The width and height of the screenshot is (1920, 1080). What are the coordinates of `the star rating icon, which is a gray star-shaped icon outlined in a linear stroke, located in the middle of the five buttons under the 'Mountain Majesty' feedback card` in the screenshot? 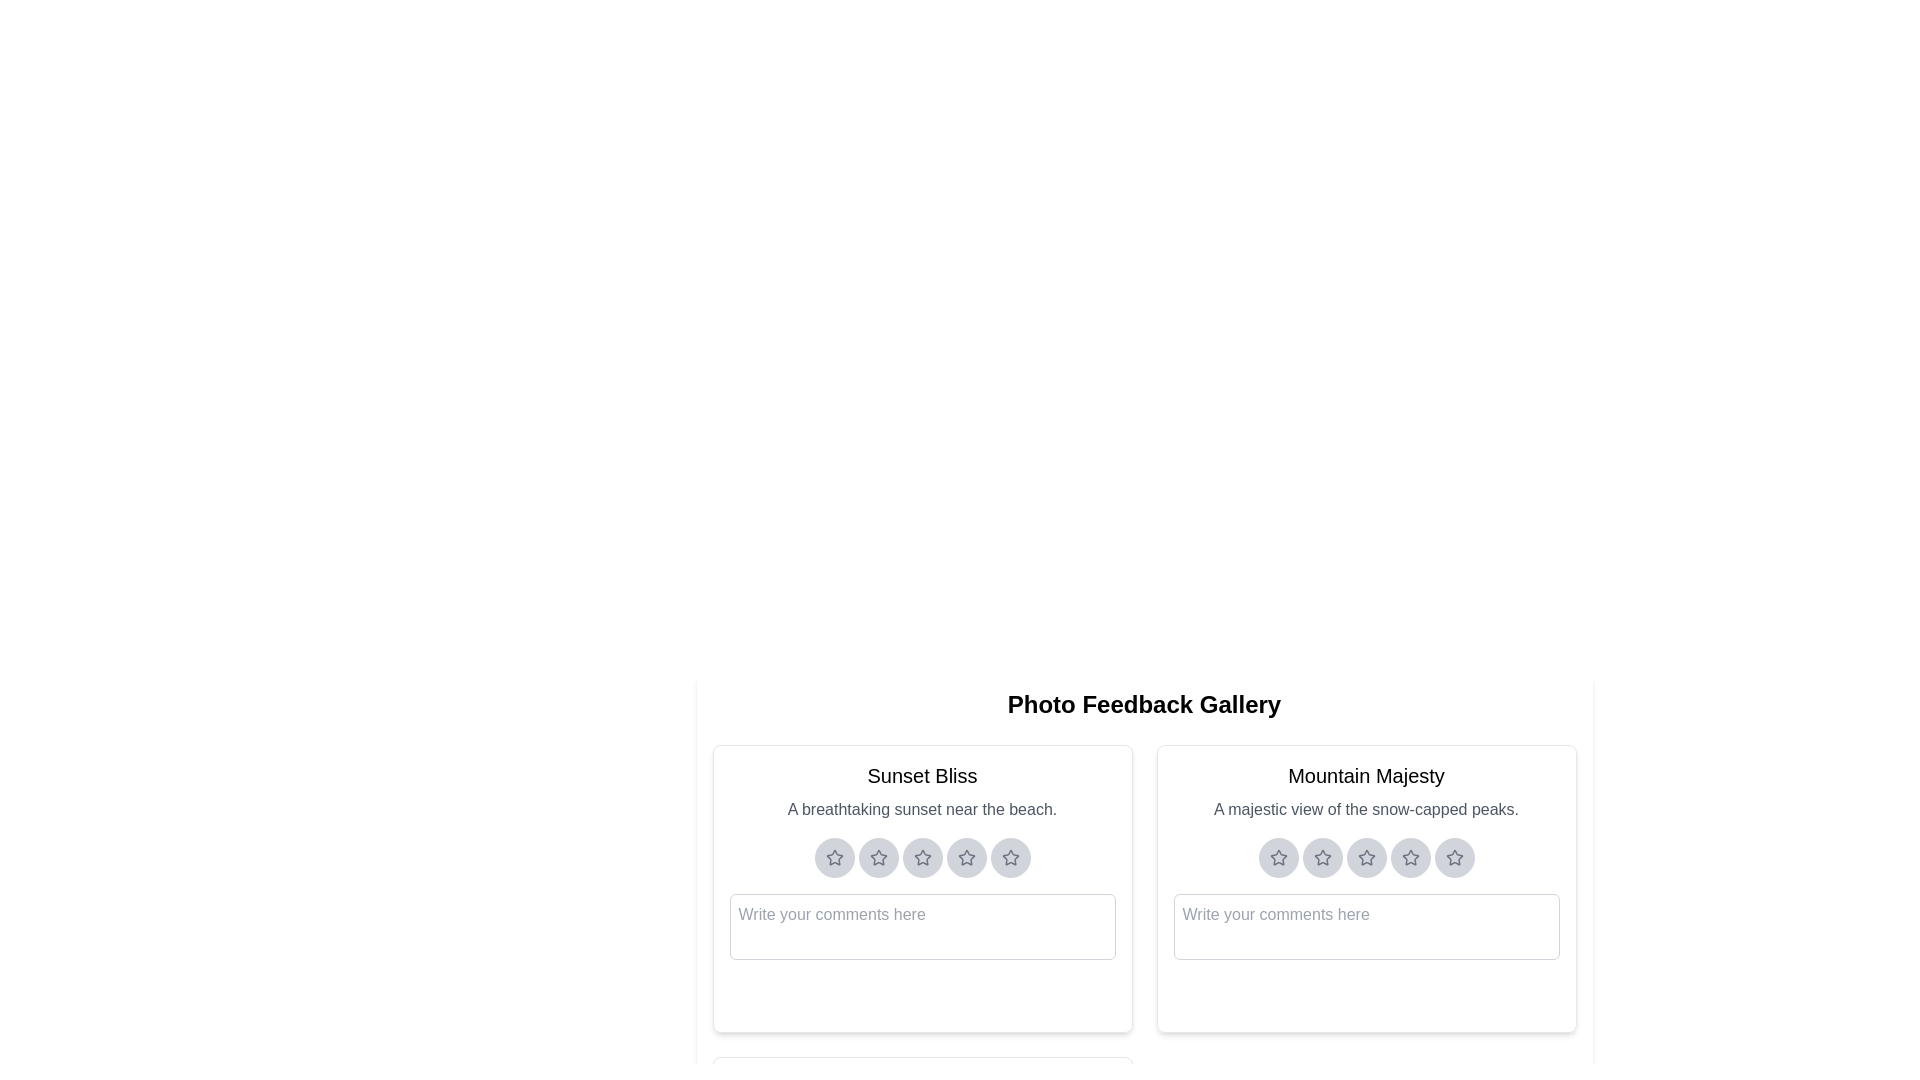 It's located at (1365, 856).